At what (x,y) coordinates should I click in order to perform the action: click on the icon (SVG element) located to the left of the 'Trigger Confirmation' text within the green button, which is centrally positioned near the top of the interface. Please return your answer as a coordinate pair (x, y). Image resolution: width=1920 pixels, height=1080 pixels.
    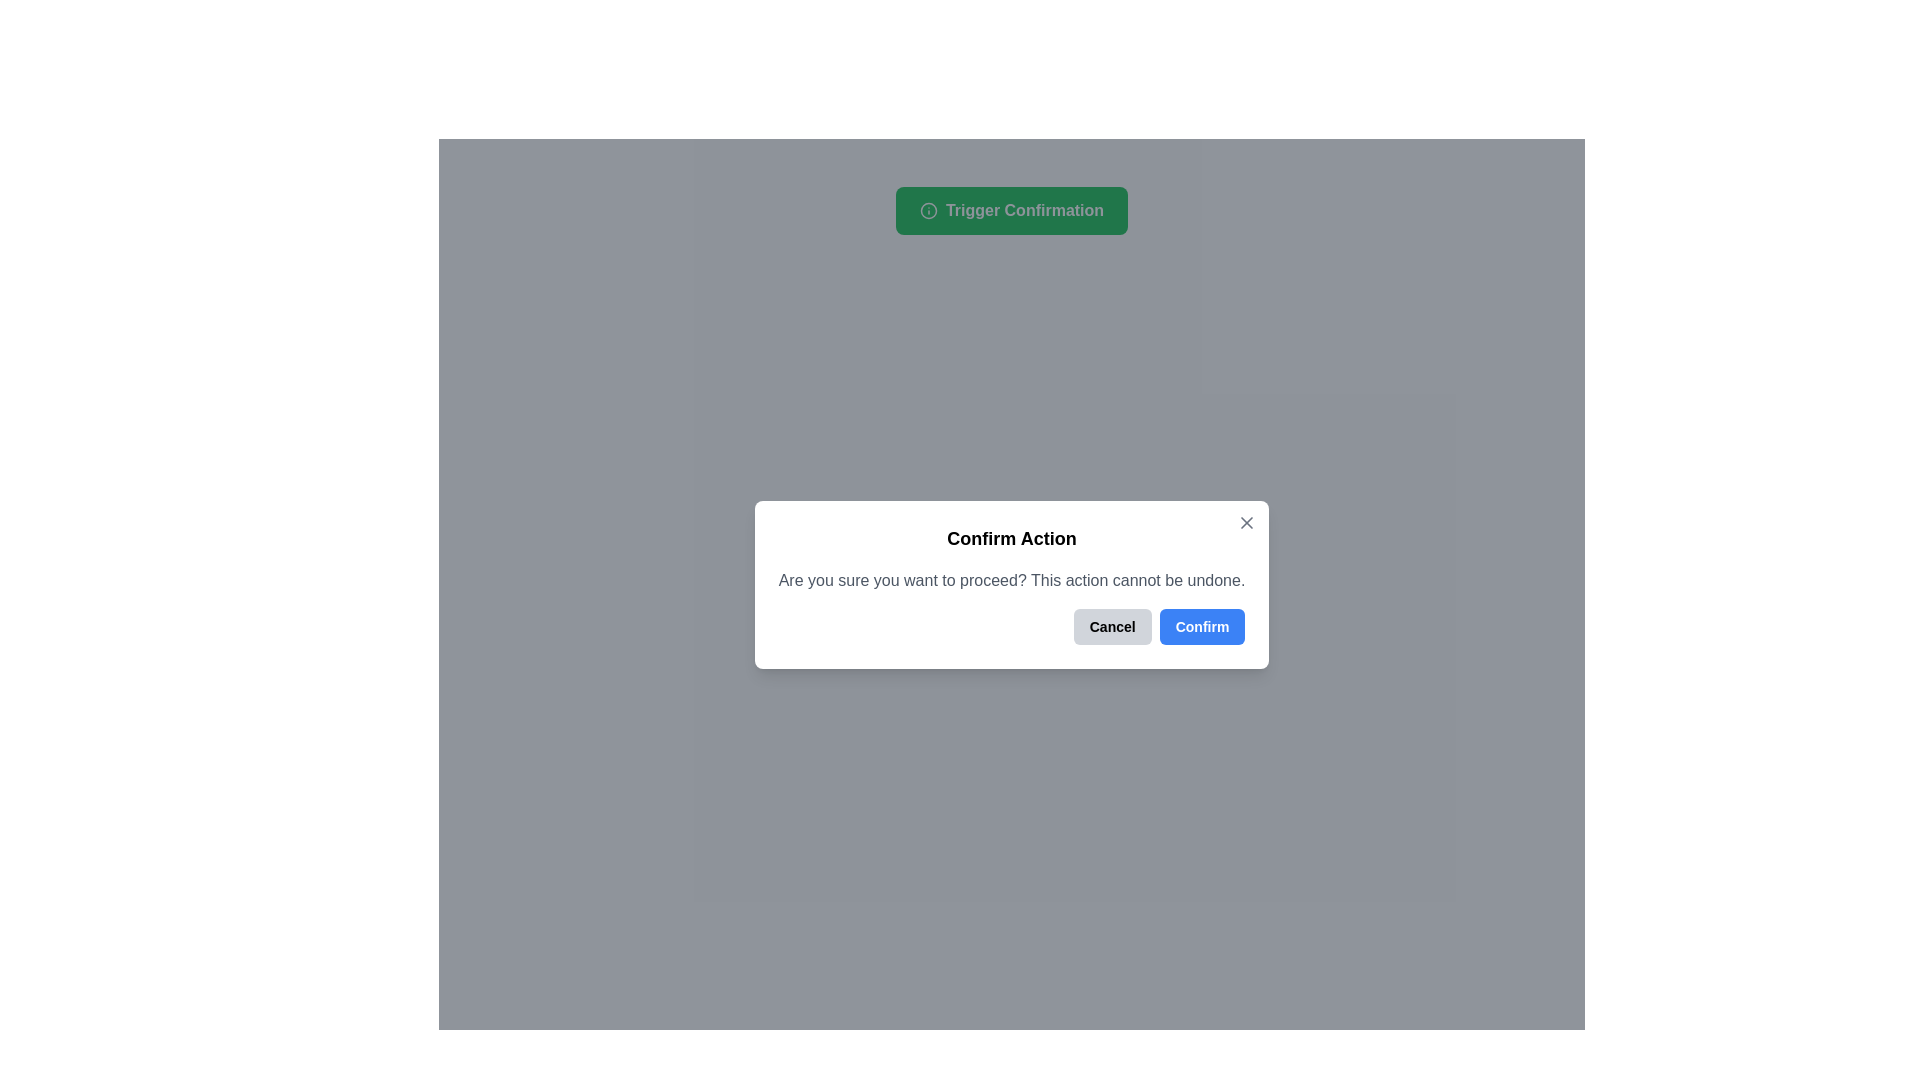
    Looking at the image, I should click on (927, 211).